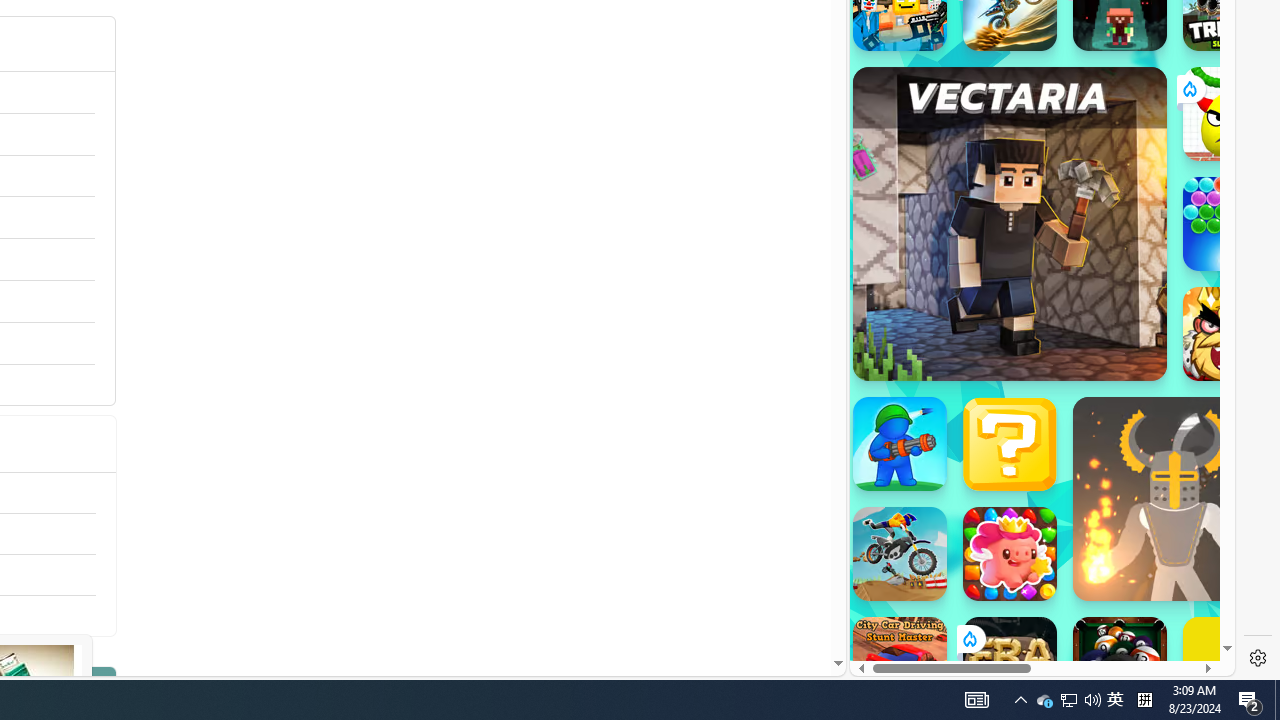 This screenshot has width=1280, height=720. Describe the element at coordinates (1229, 333) in the screenshot. I see `'Like a King'` at that location.